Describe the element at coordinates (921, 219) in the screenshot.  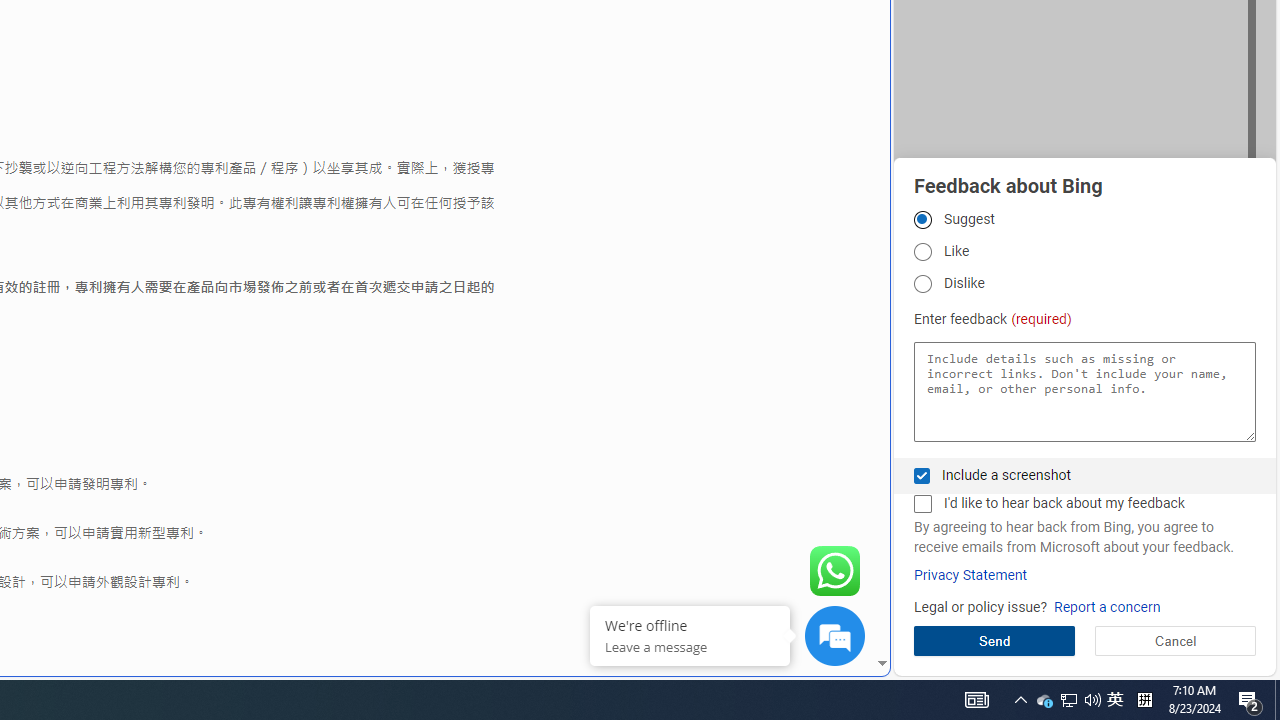
I see `'Suggest'` at that location.